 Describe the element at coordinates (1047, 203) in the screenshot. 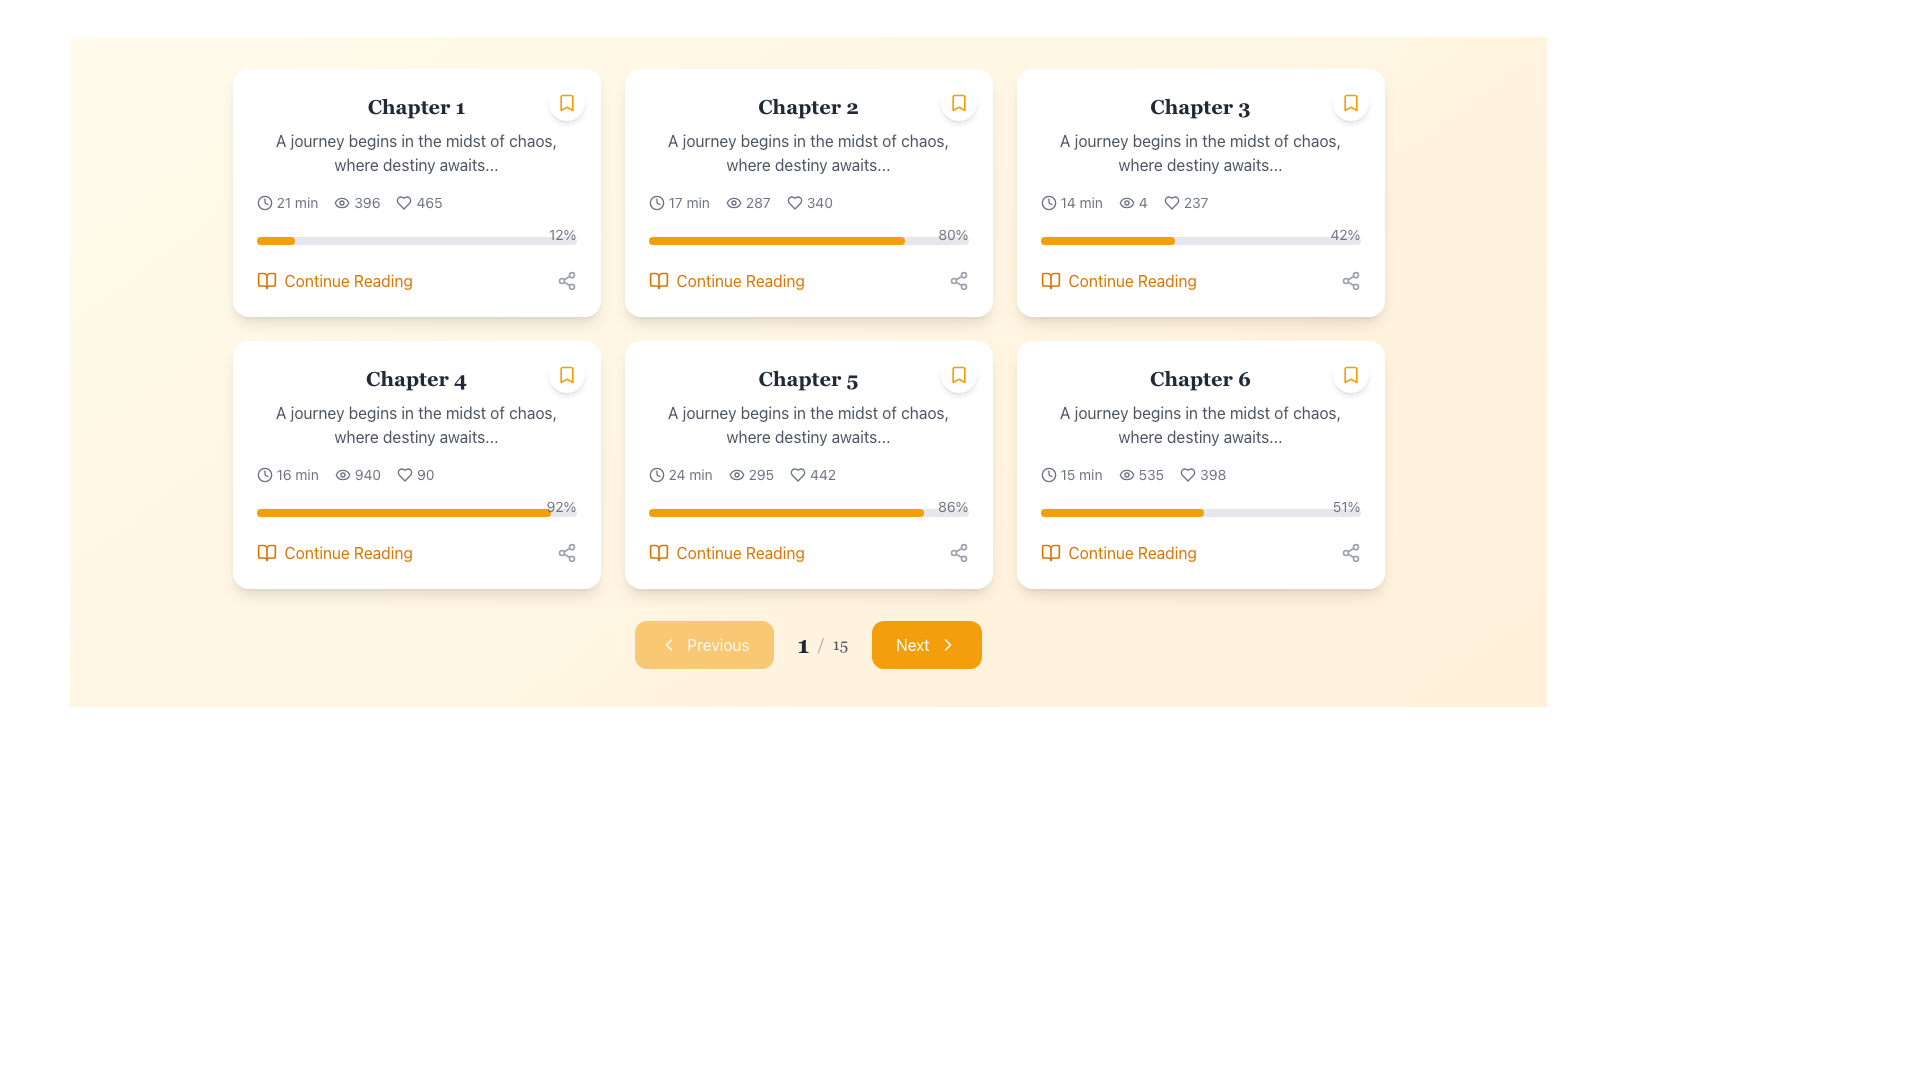

I see `the clock icon, which is an SVG-based visual element located next to the text '14 min' in the card for 'Chapter 3'` at that location.